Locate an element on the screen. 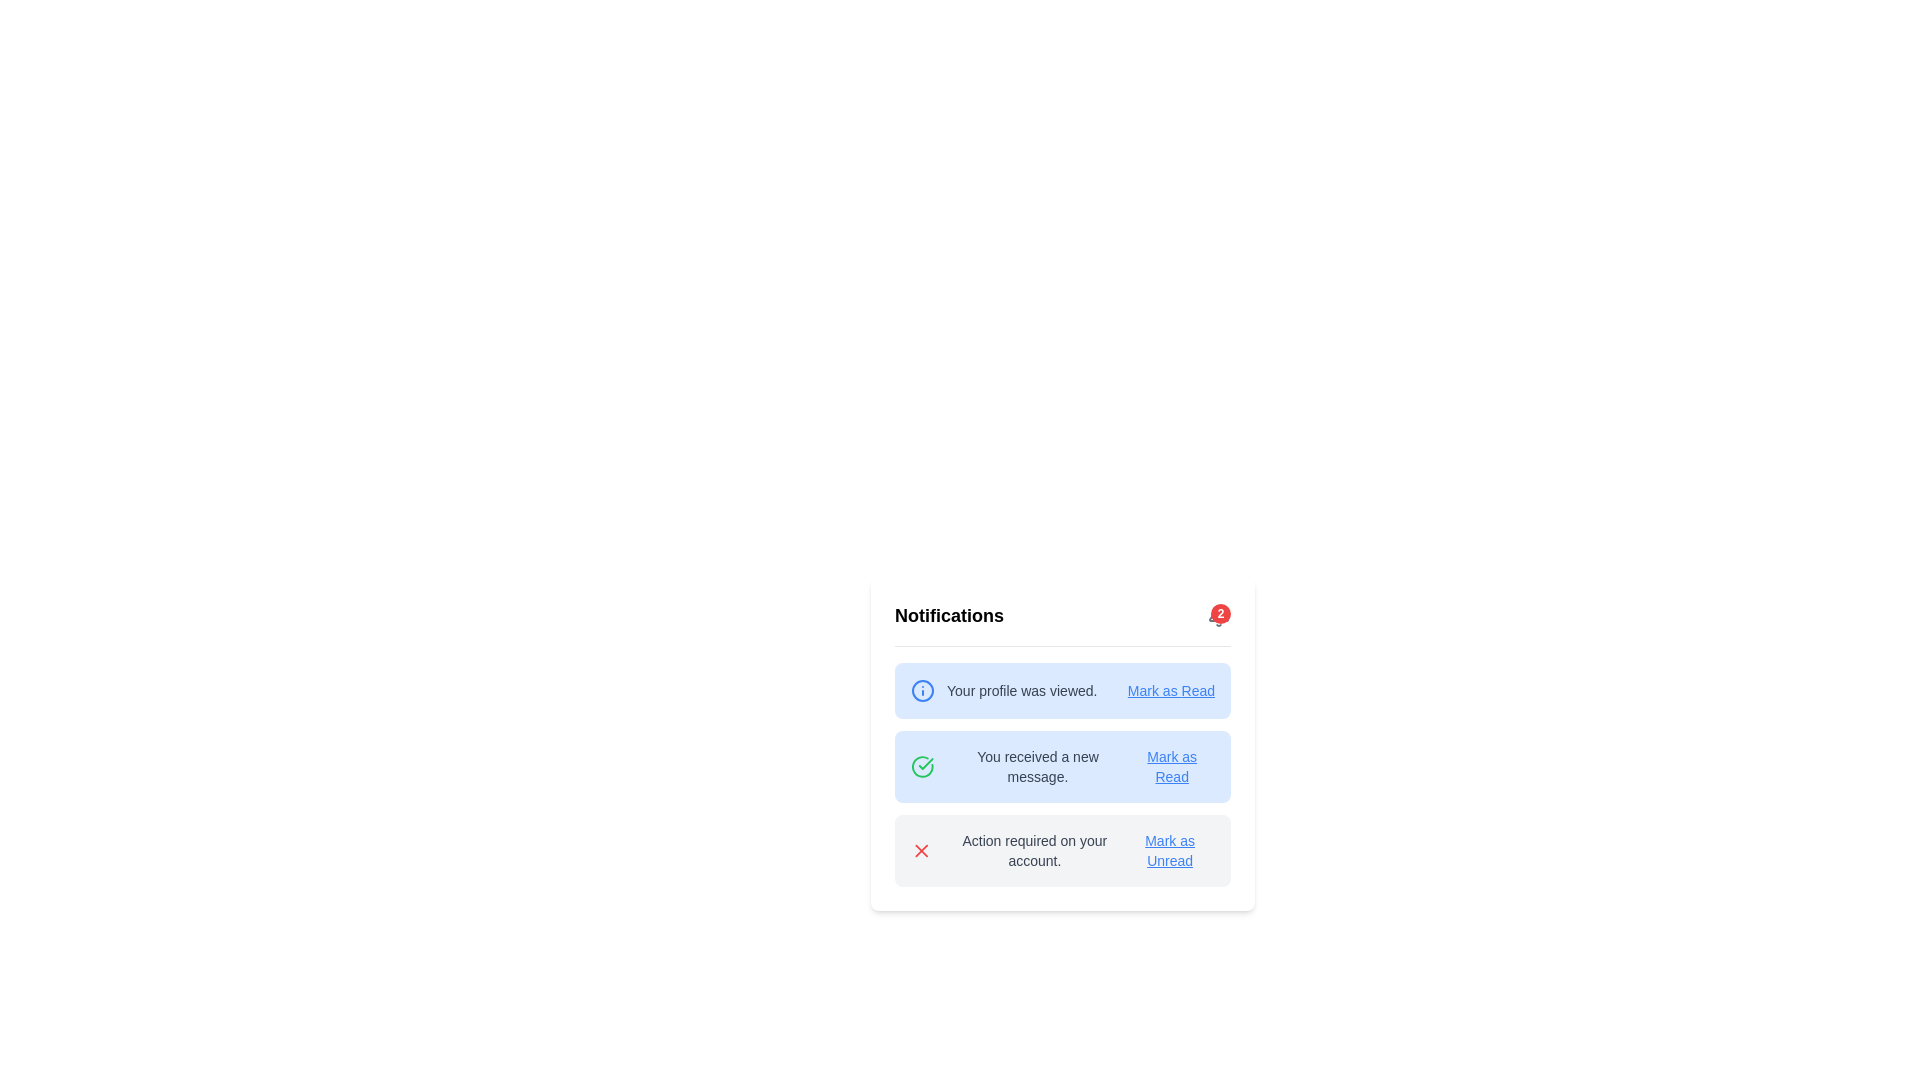 The width and height of the screenshot is (1920, 1080). the circular information icon within the notification interface, located at the top-right corner of the notifications pop-up is located at coordinates (921, 689).